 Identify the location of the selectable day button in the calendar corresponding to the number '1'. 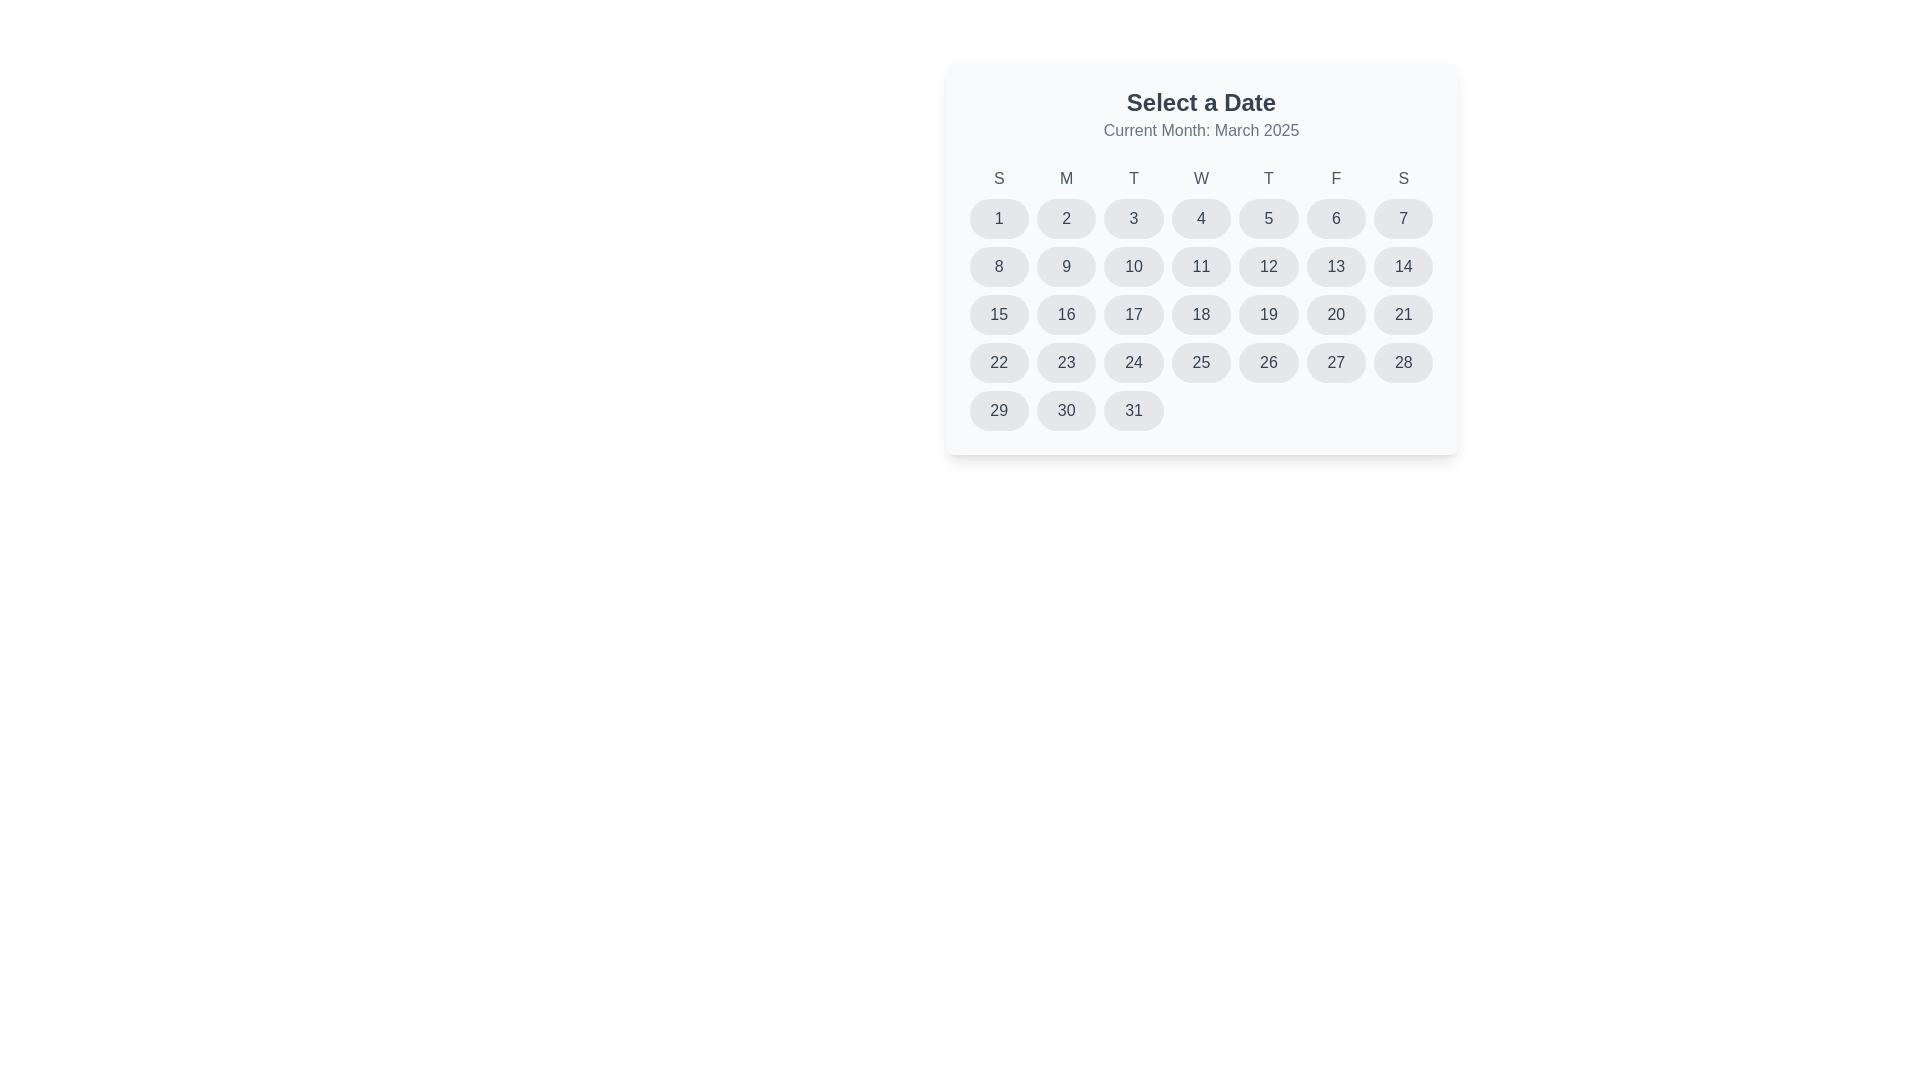
(999, 219).